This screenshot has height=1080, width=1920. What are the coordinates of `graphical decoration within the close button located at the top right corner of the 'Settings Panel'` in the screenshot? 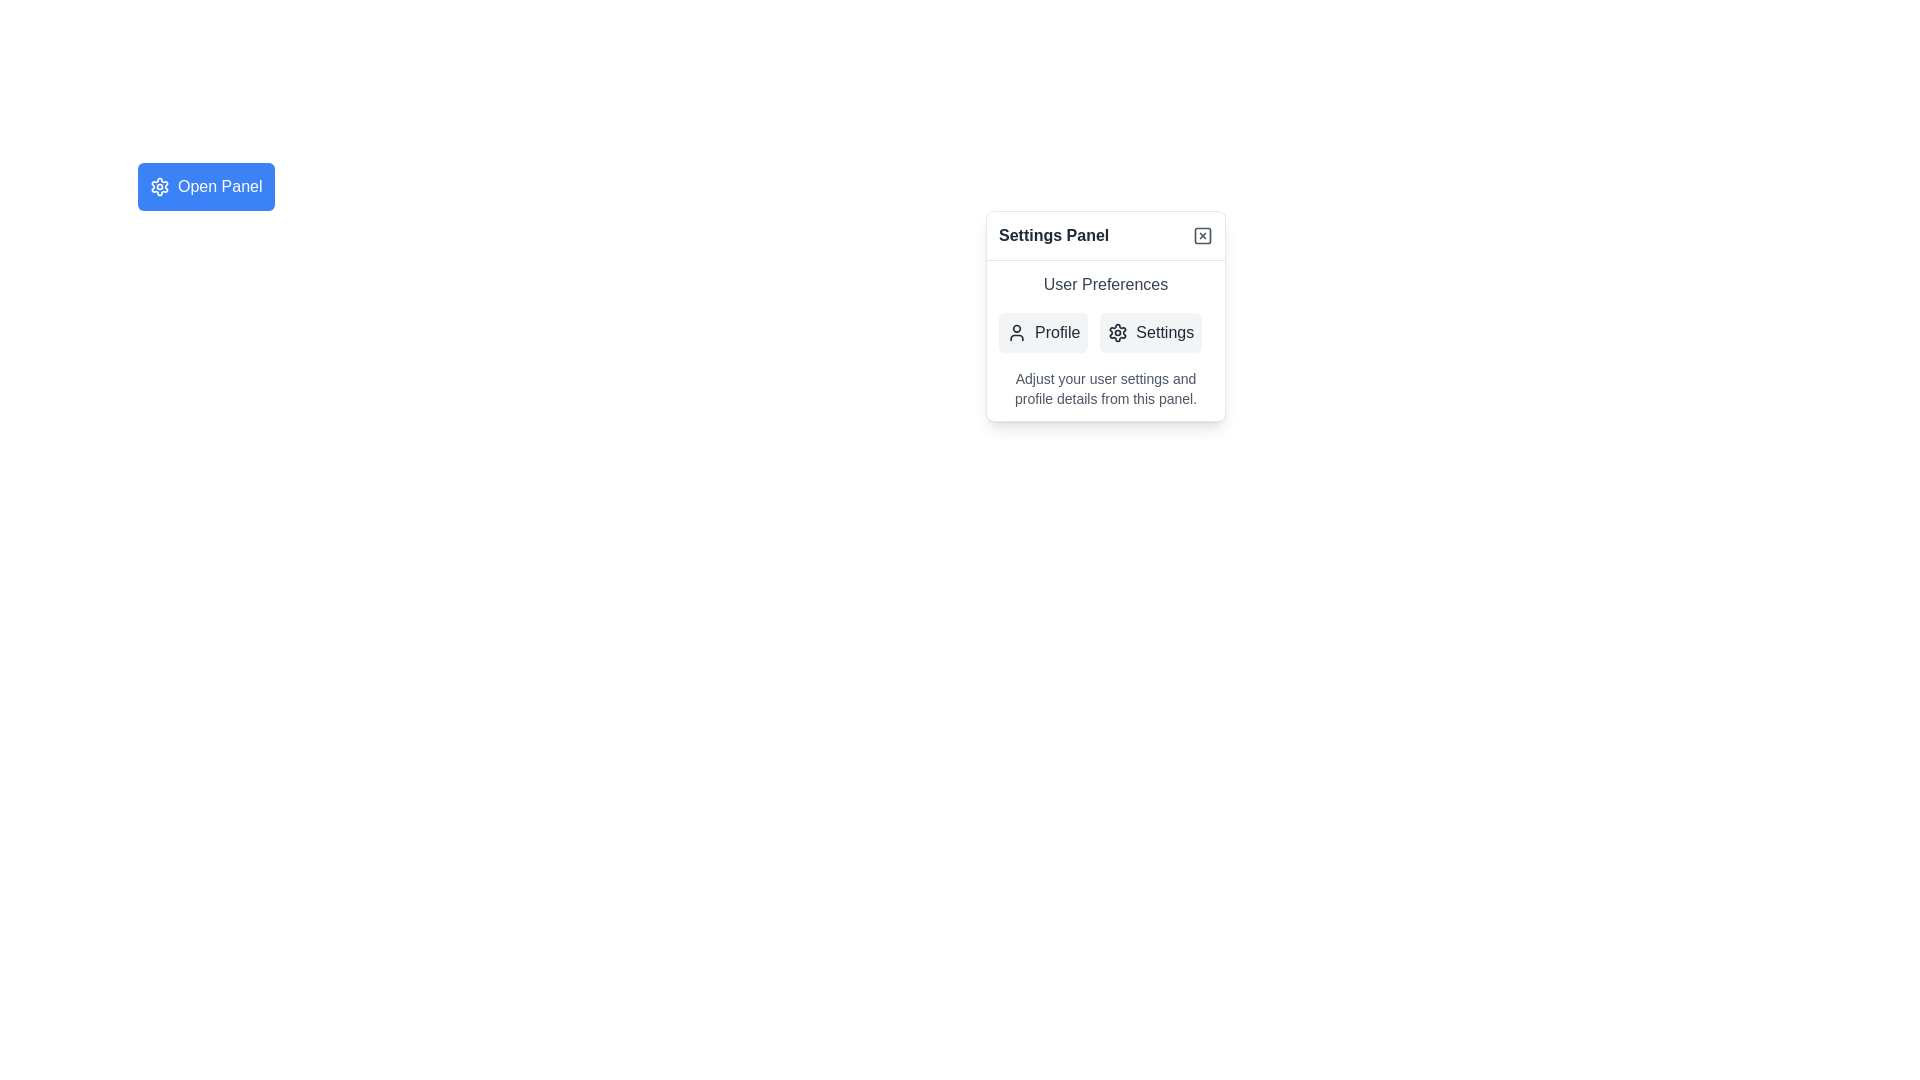 It's located at (1202, 234).